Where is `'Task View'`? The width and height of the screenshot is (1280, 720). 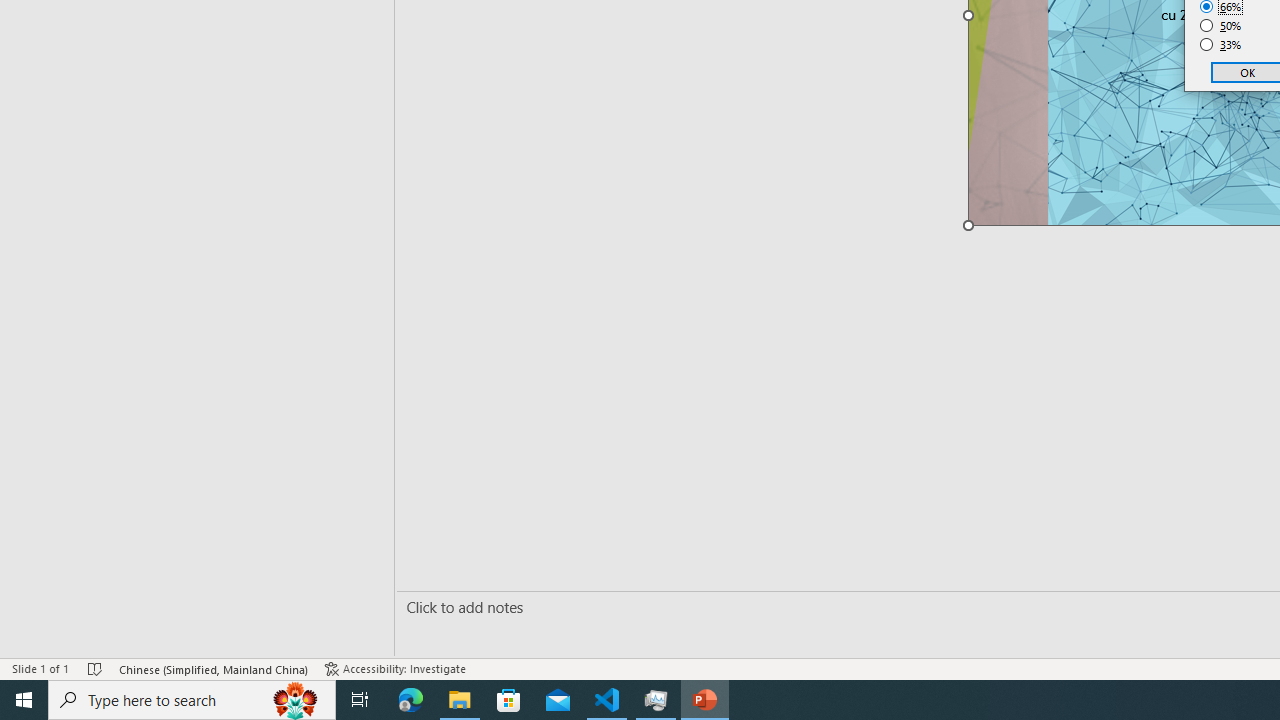 'Task View' is located at coordinates (359, 698).